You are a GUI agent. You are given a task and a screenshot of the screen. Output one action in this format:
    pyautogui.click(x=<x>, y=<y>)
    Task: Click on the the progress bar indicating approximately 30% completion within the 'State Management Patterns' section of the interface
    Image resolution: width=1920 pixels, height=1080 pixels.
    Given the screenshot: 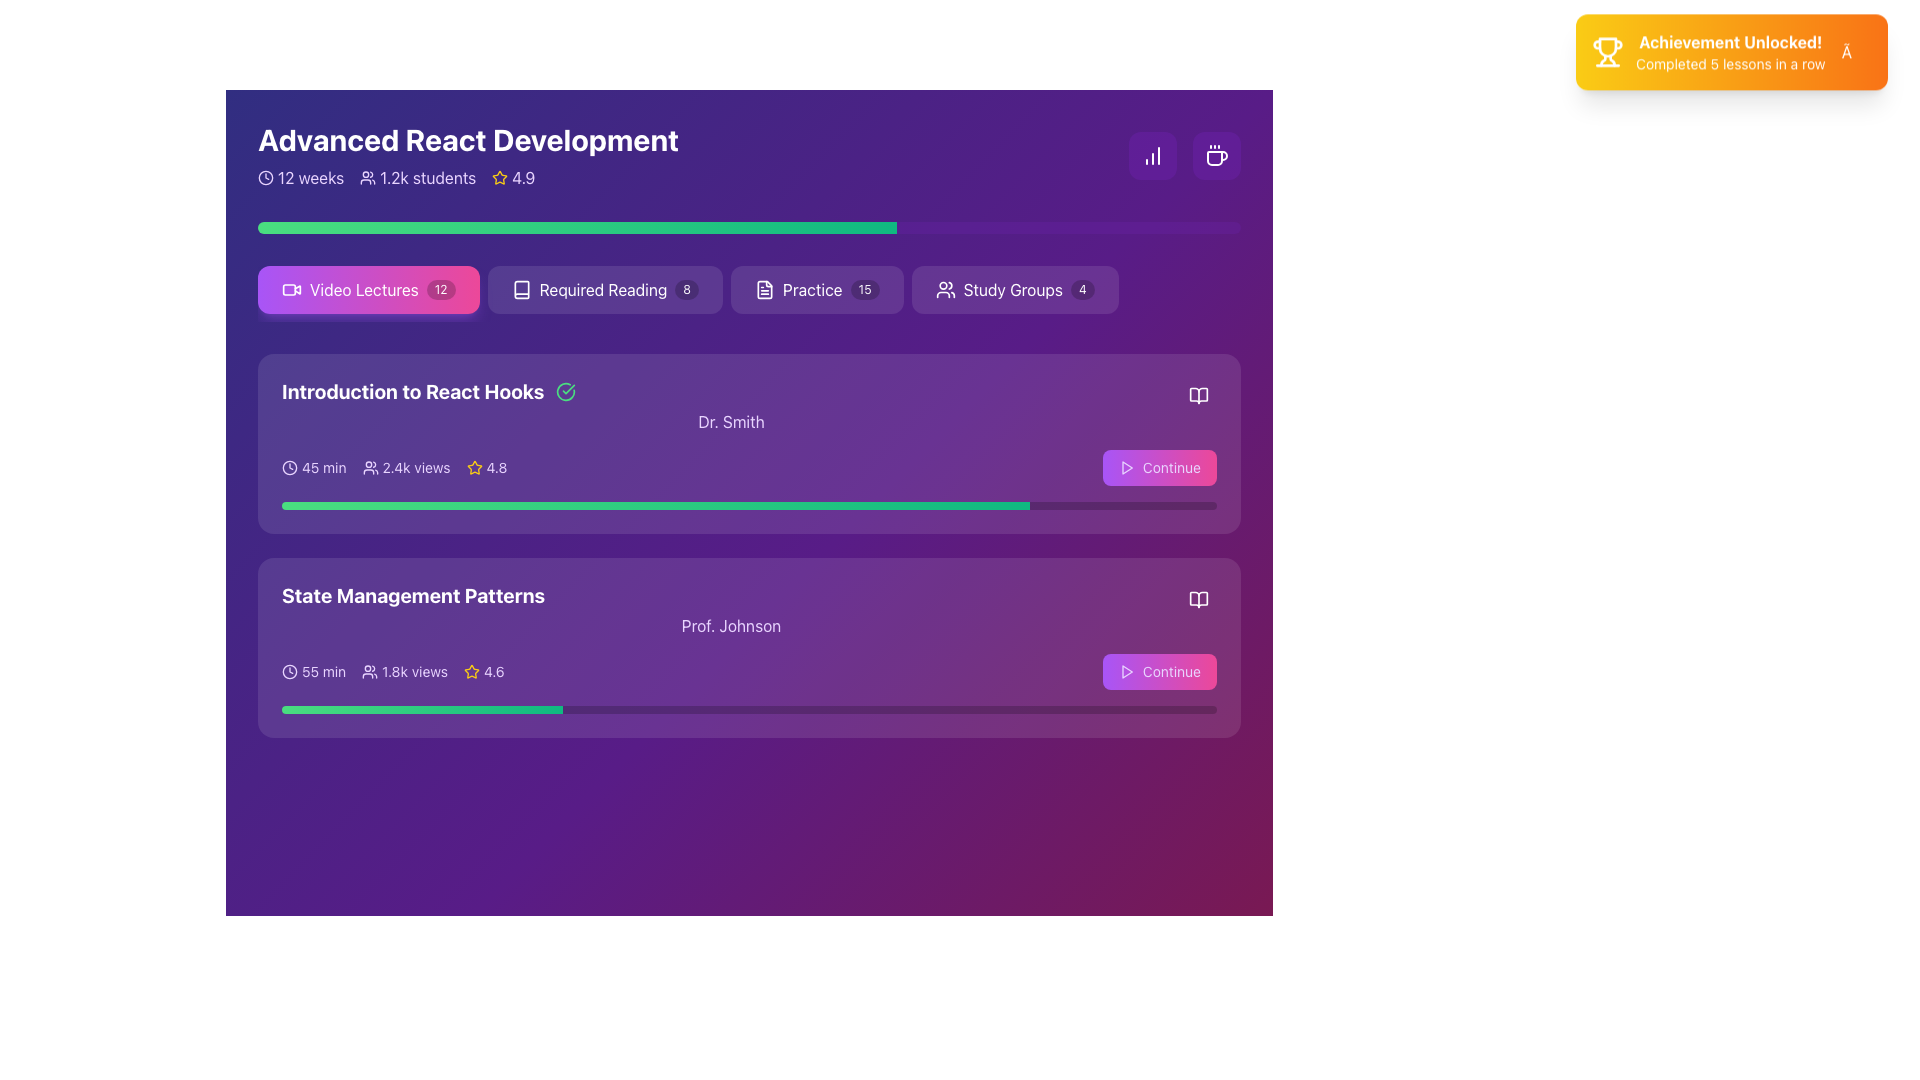 What is the action you would take?
    pyautogui.click(x=421, y=708)
    